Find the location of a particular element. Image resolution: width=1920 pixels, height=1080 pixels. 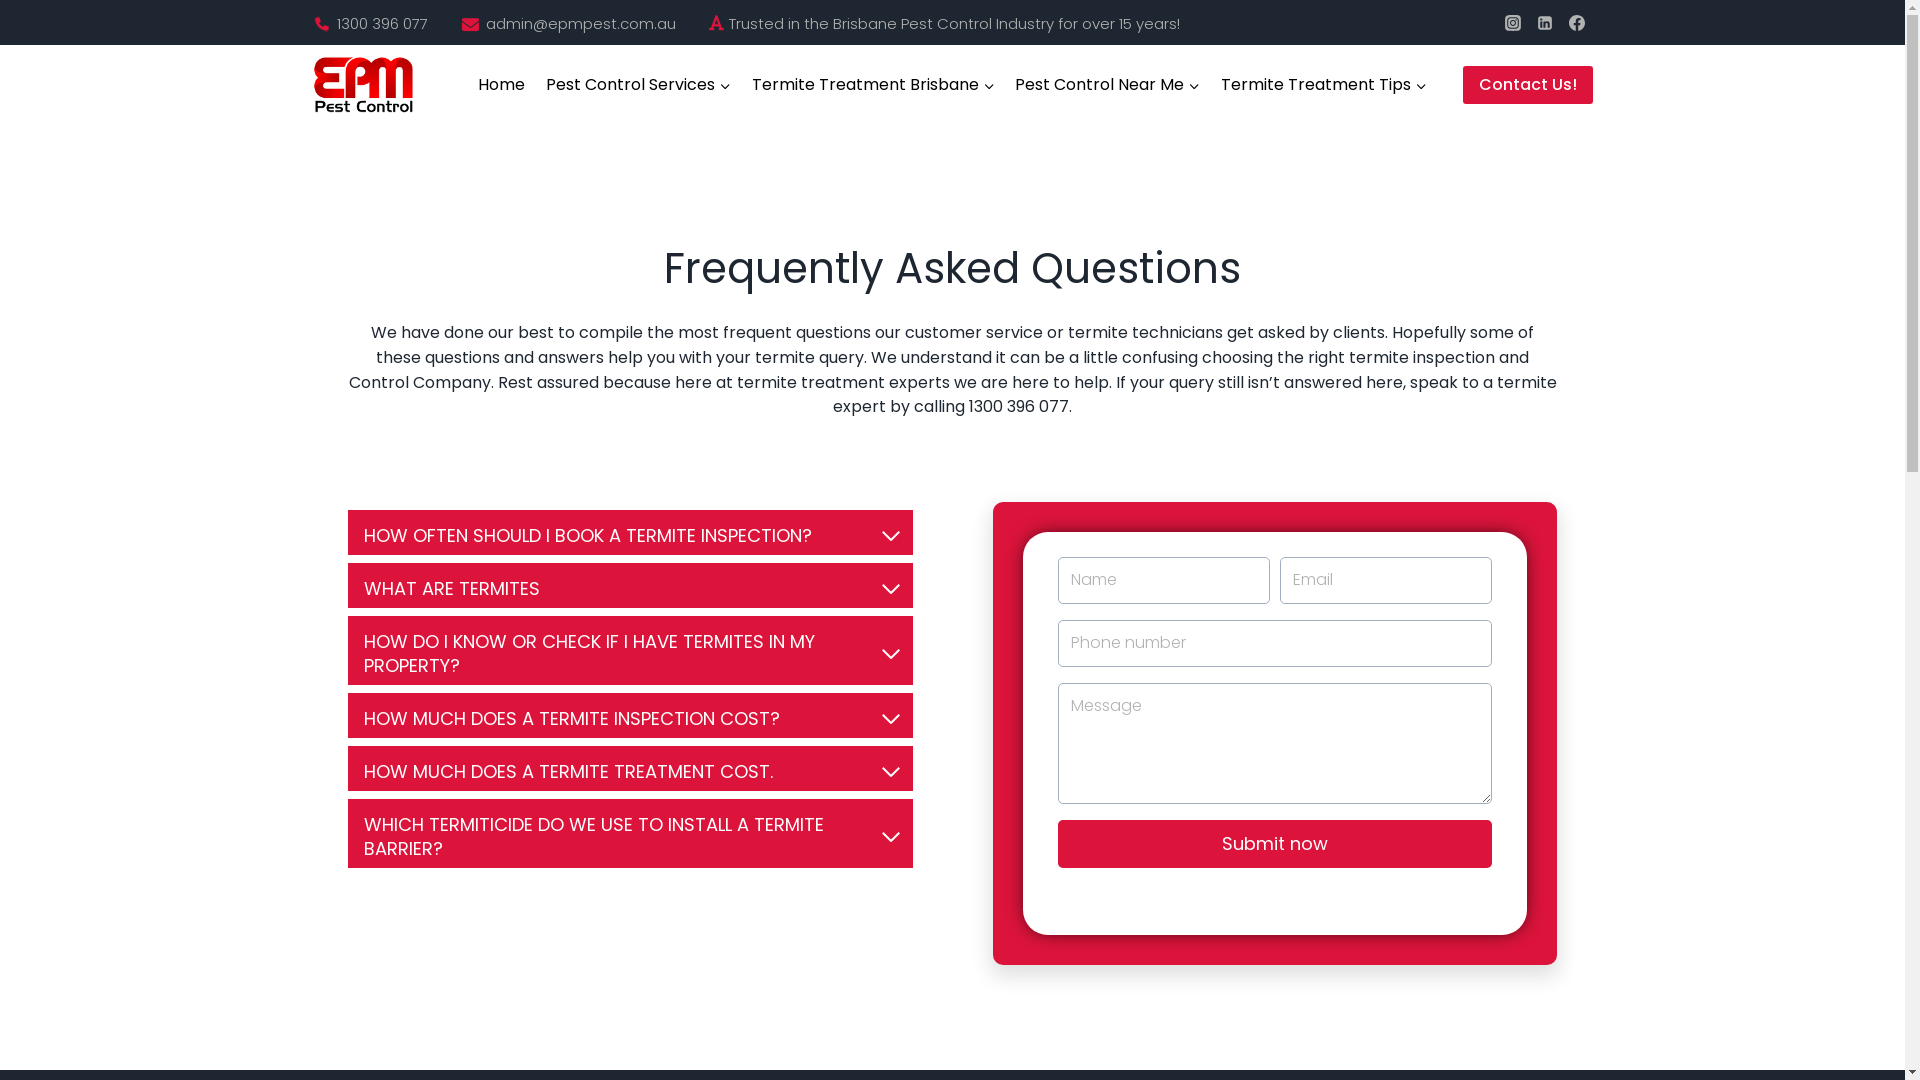

'Home' is located at coordinates (502, 84).